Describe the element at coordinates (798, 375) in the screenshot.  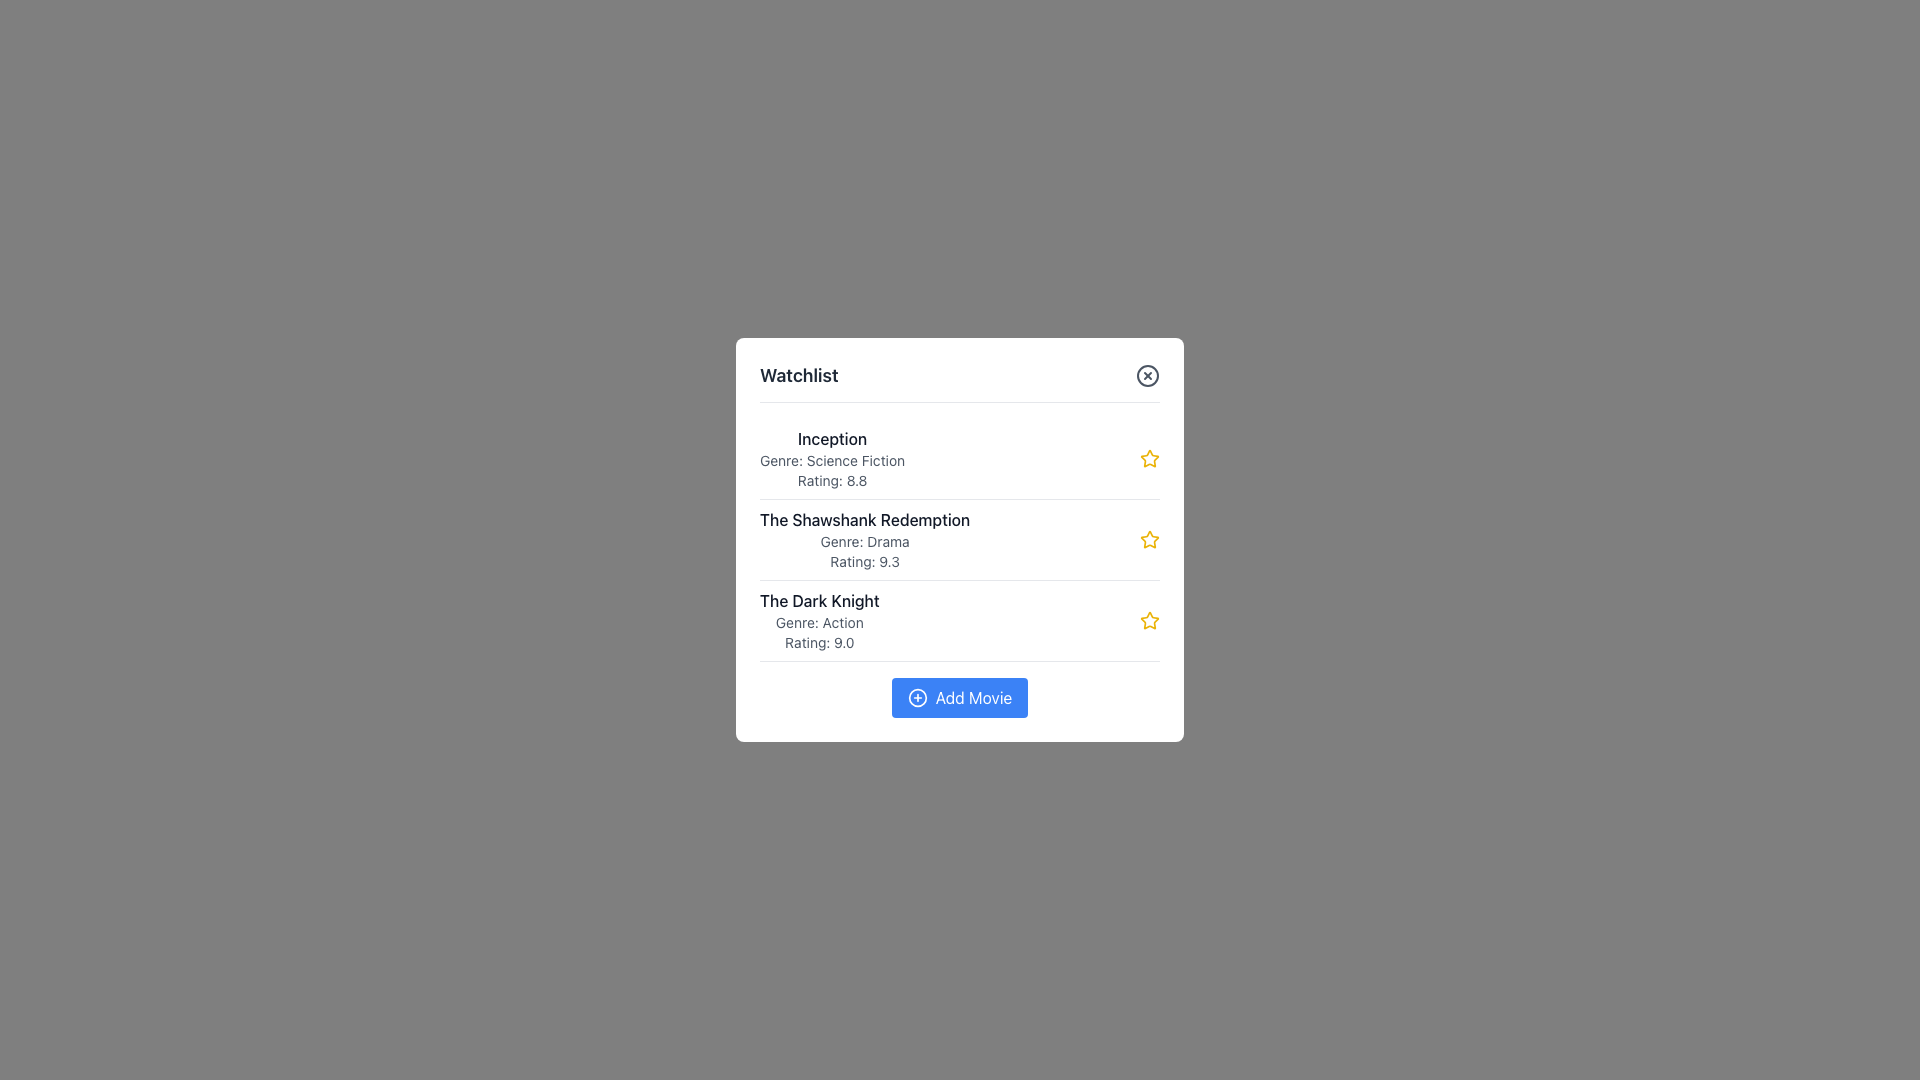
I see `the 'Watchlist' text label, which is styled in bold and large font, located at the top left corner of its panel` at that location.